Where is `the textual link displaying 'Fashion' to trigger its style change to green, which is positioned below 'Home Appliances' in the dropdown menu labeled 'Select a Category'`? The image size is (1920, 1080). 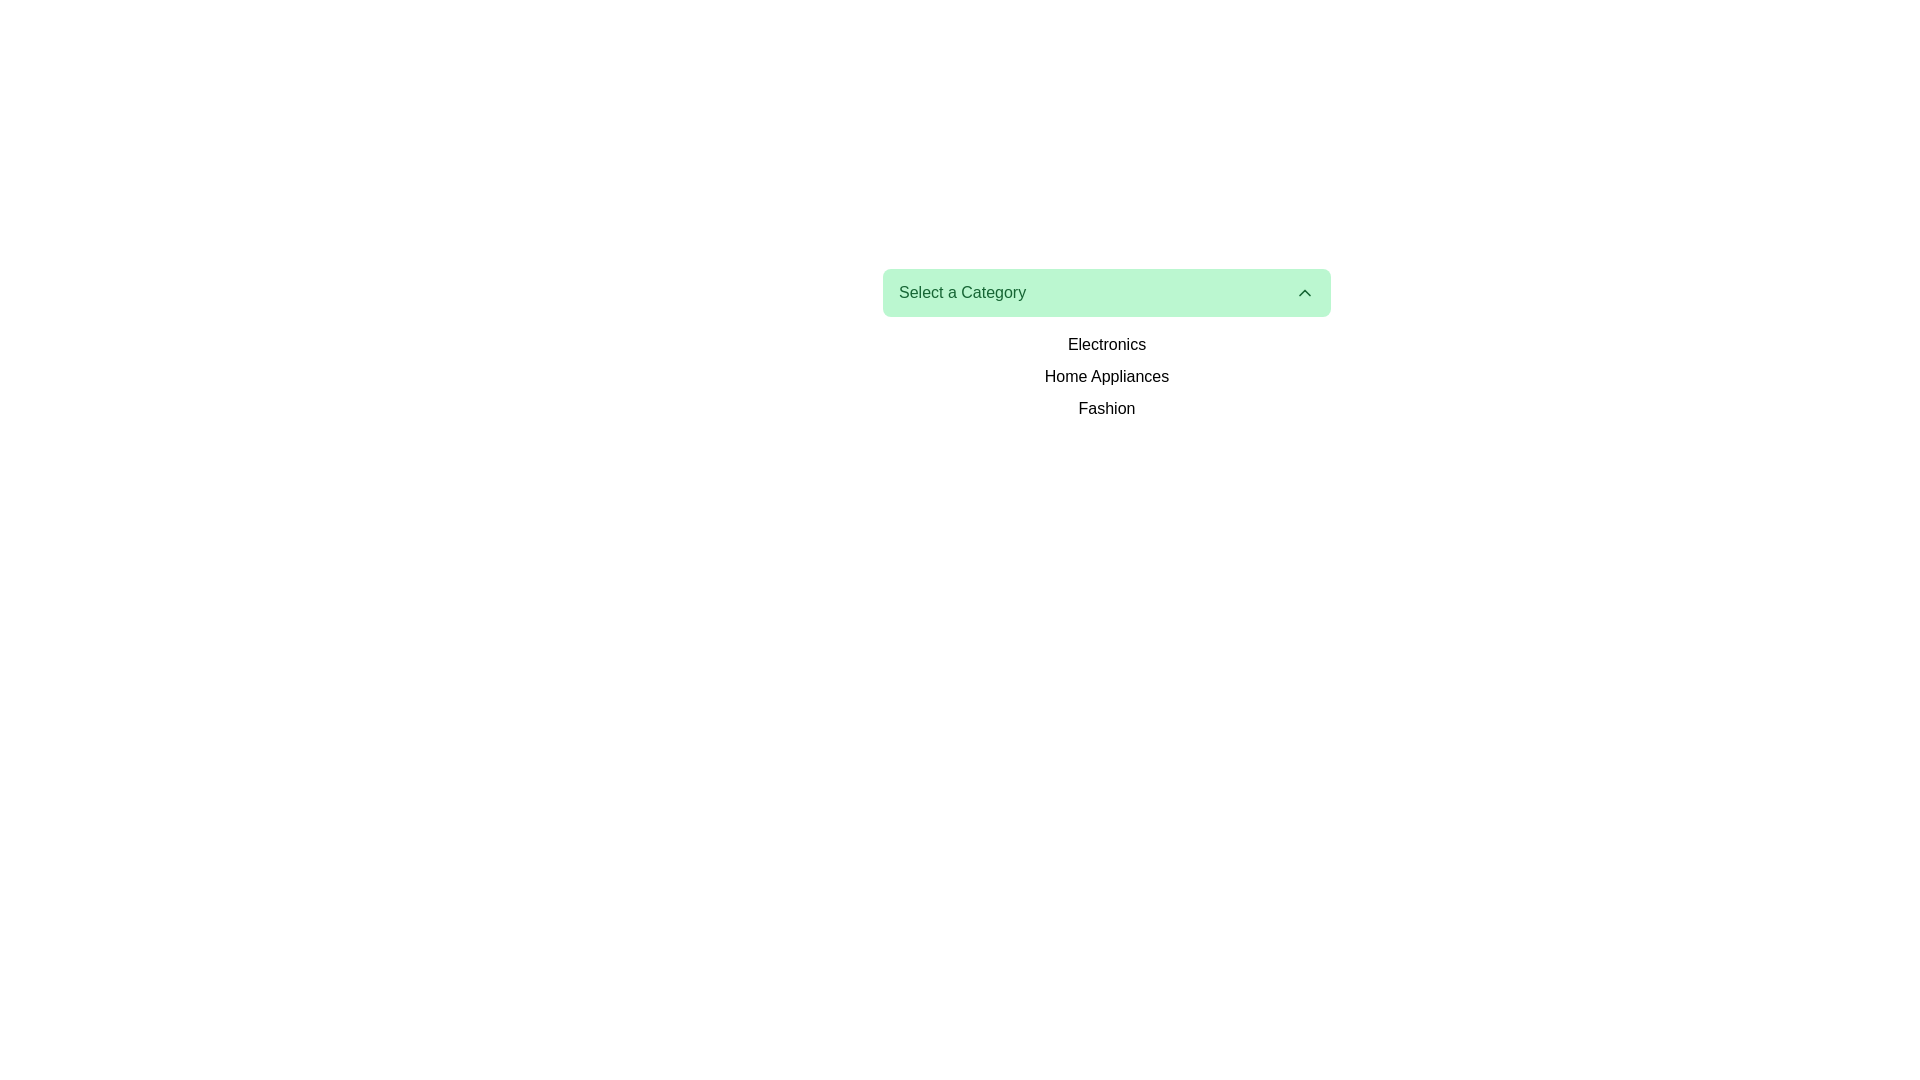
the textual link displaying 'Fashion' to trigger its style change to green, which is positioned below 'Home Appliances' in the dropdown menu labeled 'Select a Category' is located at coordinates (1106, 407).